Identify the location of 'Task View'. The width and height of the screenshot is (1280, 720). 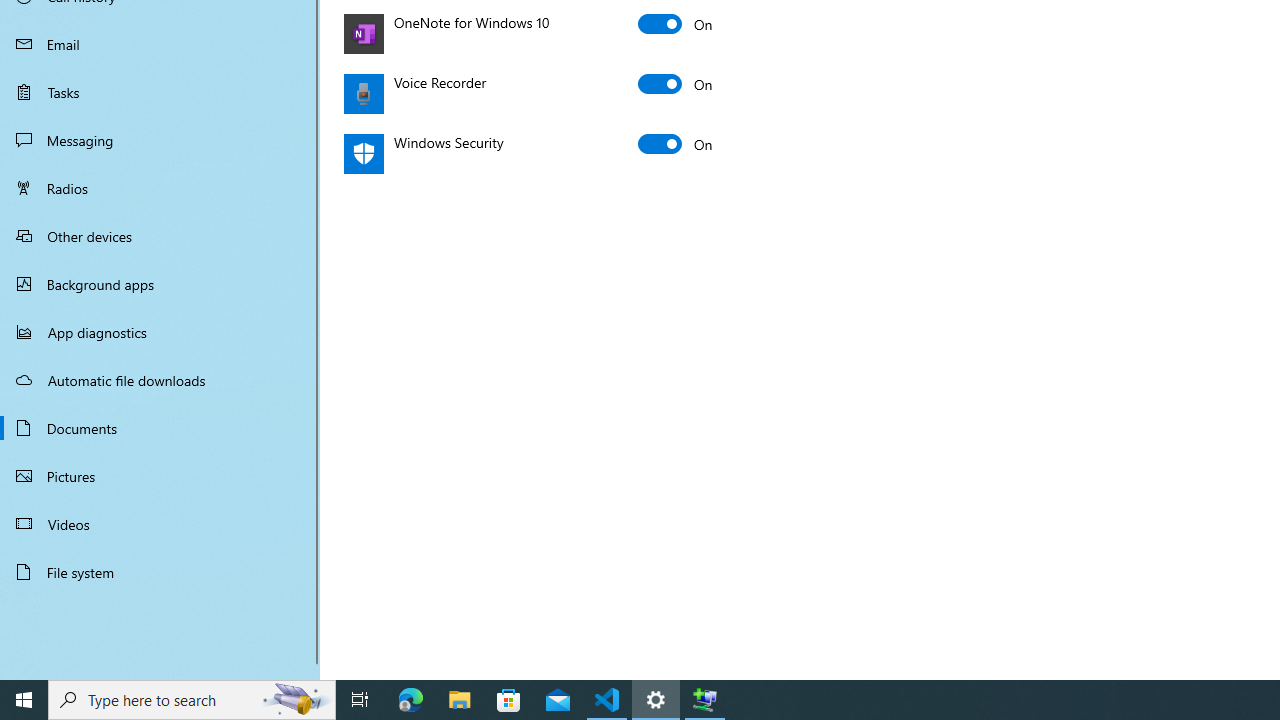
(359, 698).